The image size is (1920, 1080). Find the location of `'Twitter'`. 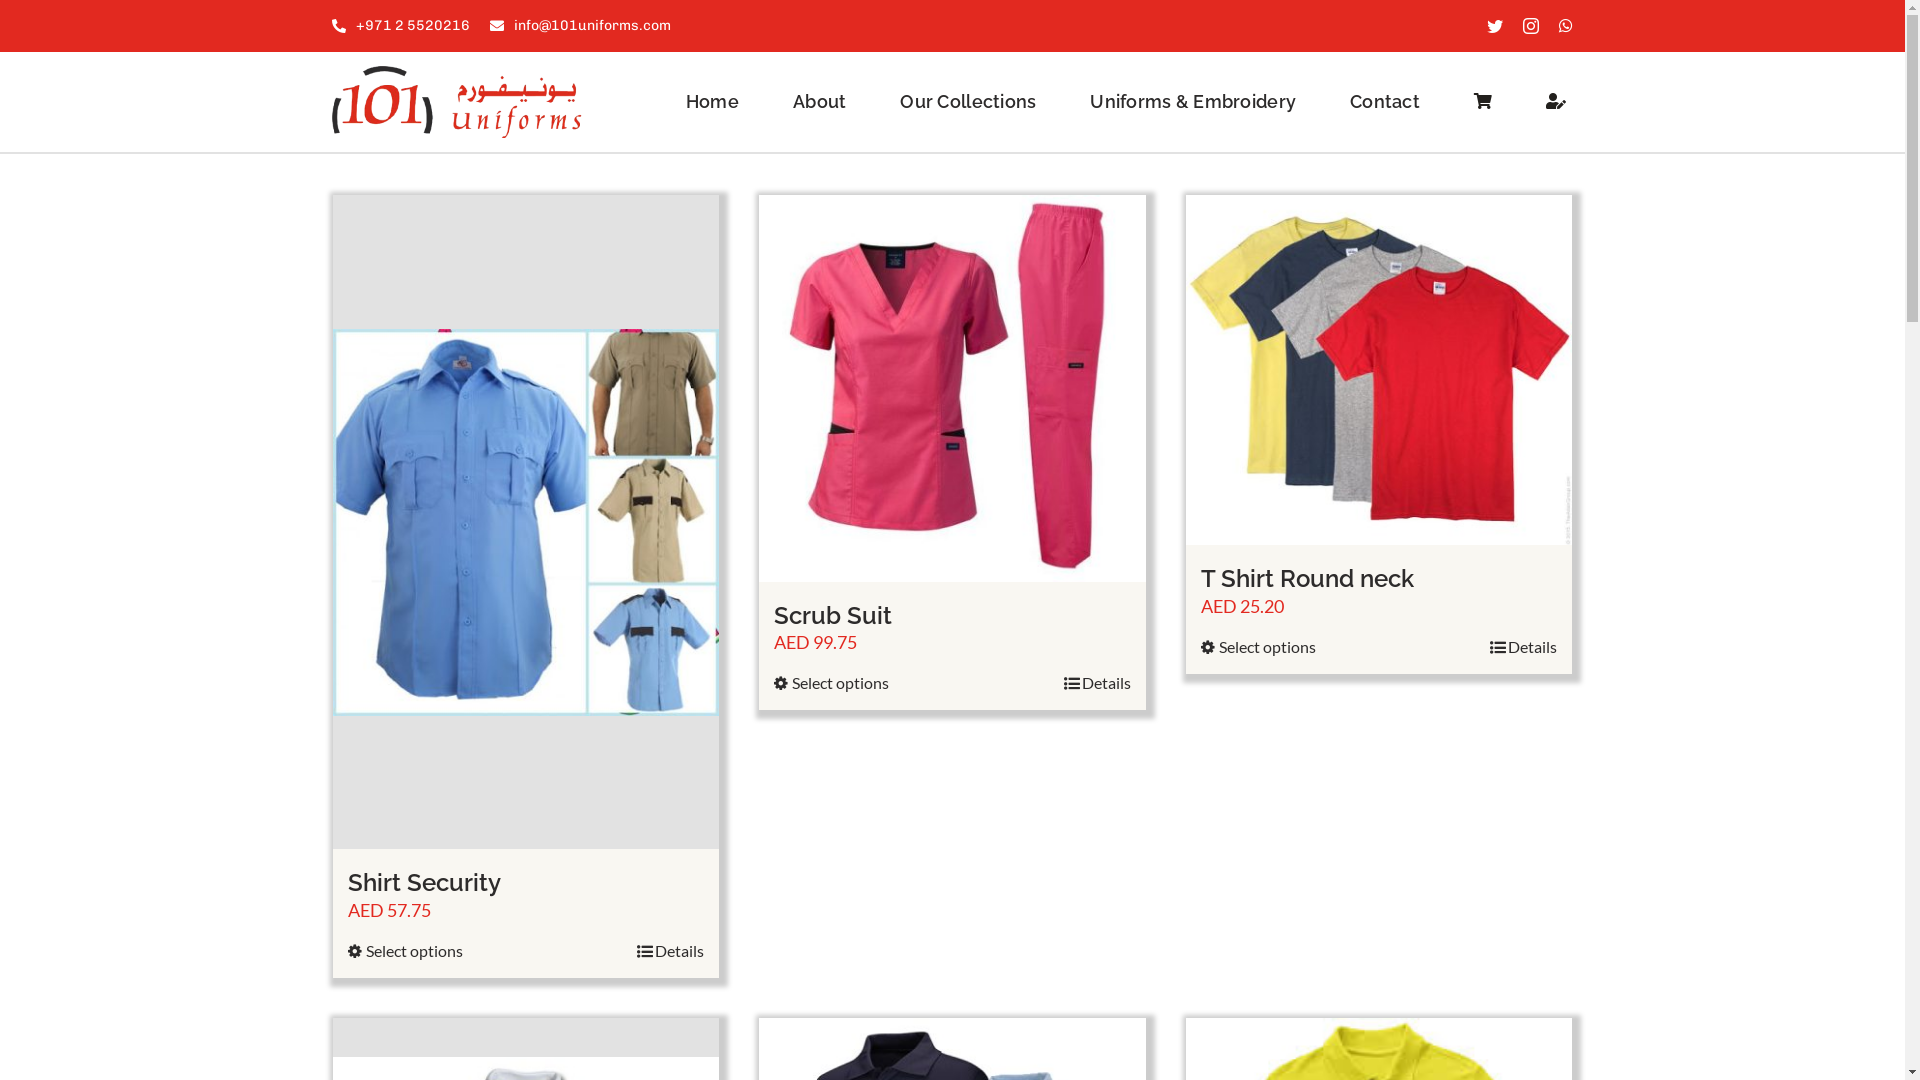

'Twitter' is located at coordinates (1494, 26).